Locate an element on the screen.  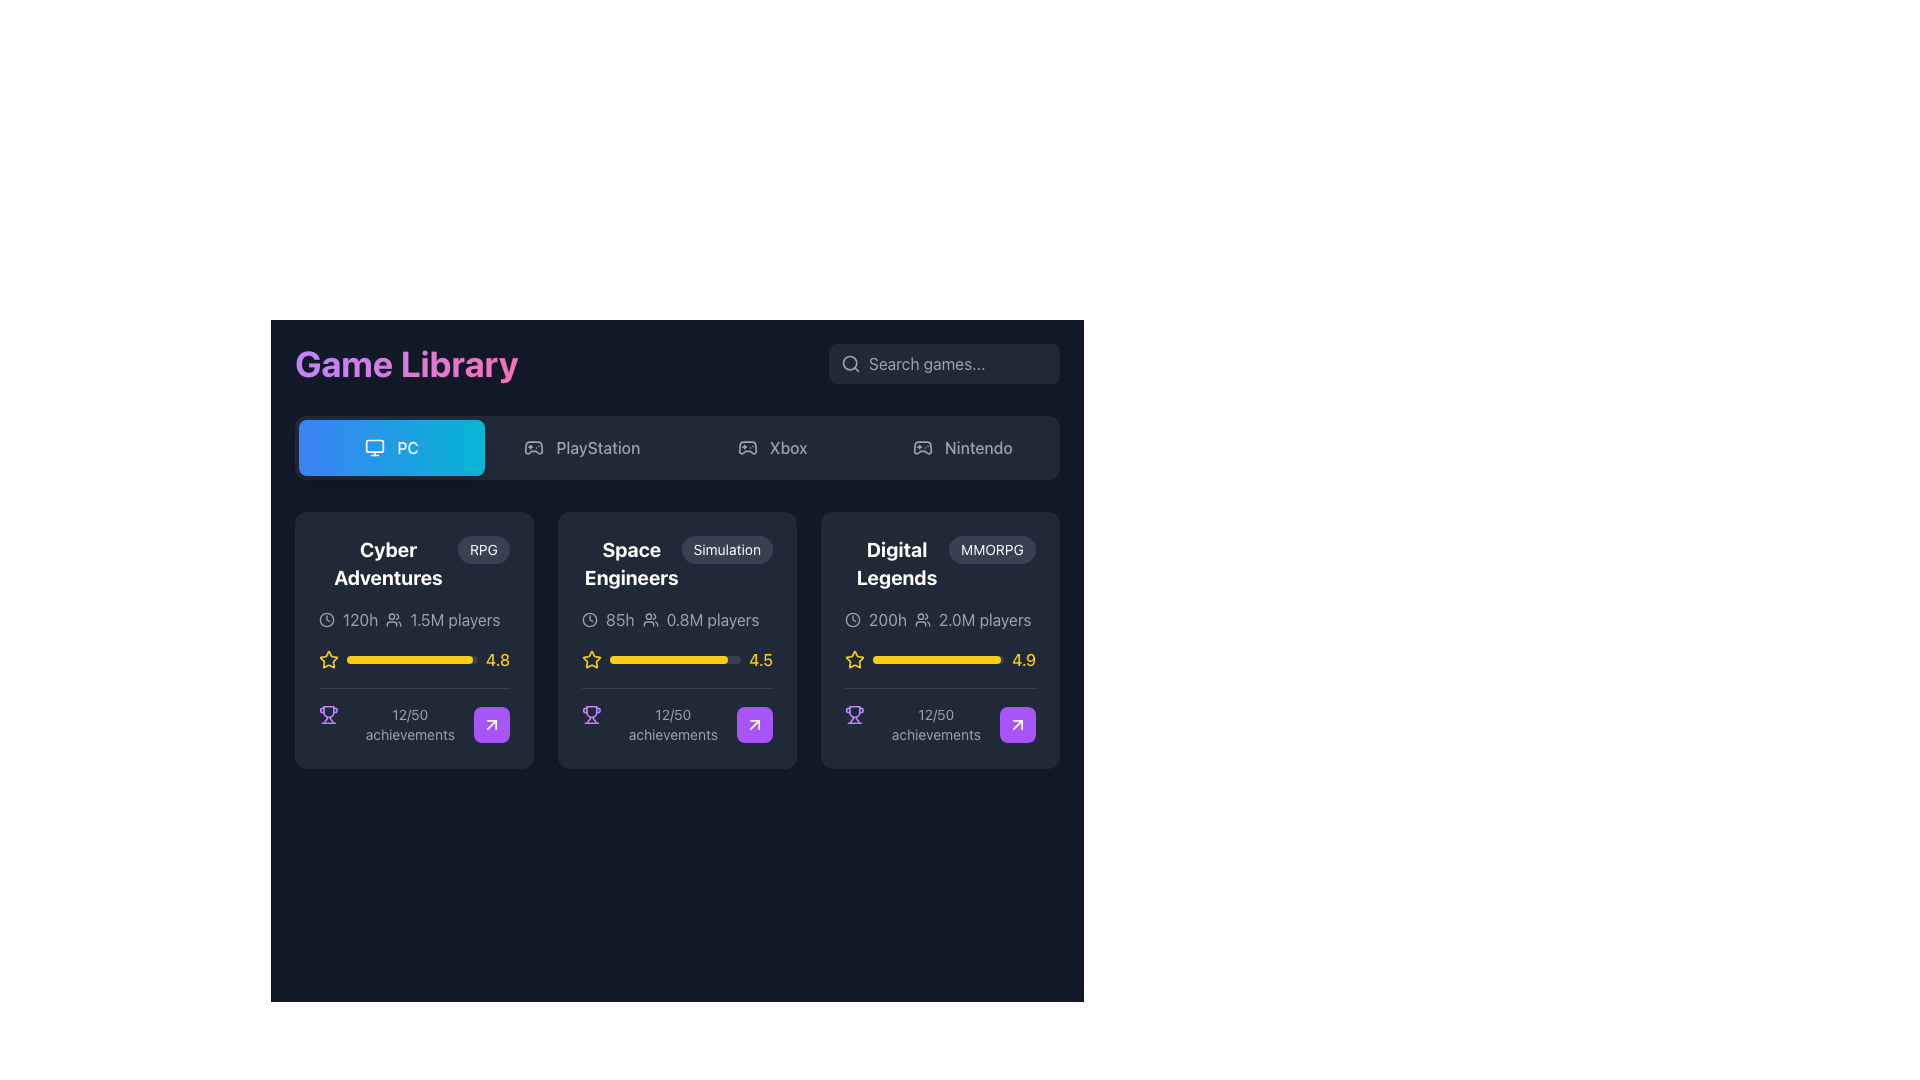
the yellow progress bar of the Rating display component located in the 'Digital Legends' card, which is the rightmost card among three horizontally aligned game cards is located at coordinates (939, 659).